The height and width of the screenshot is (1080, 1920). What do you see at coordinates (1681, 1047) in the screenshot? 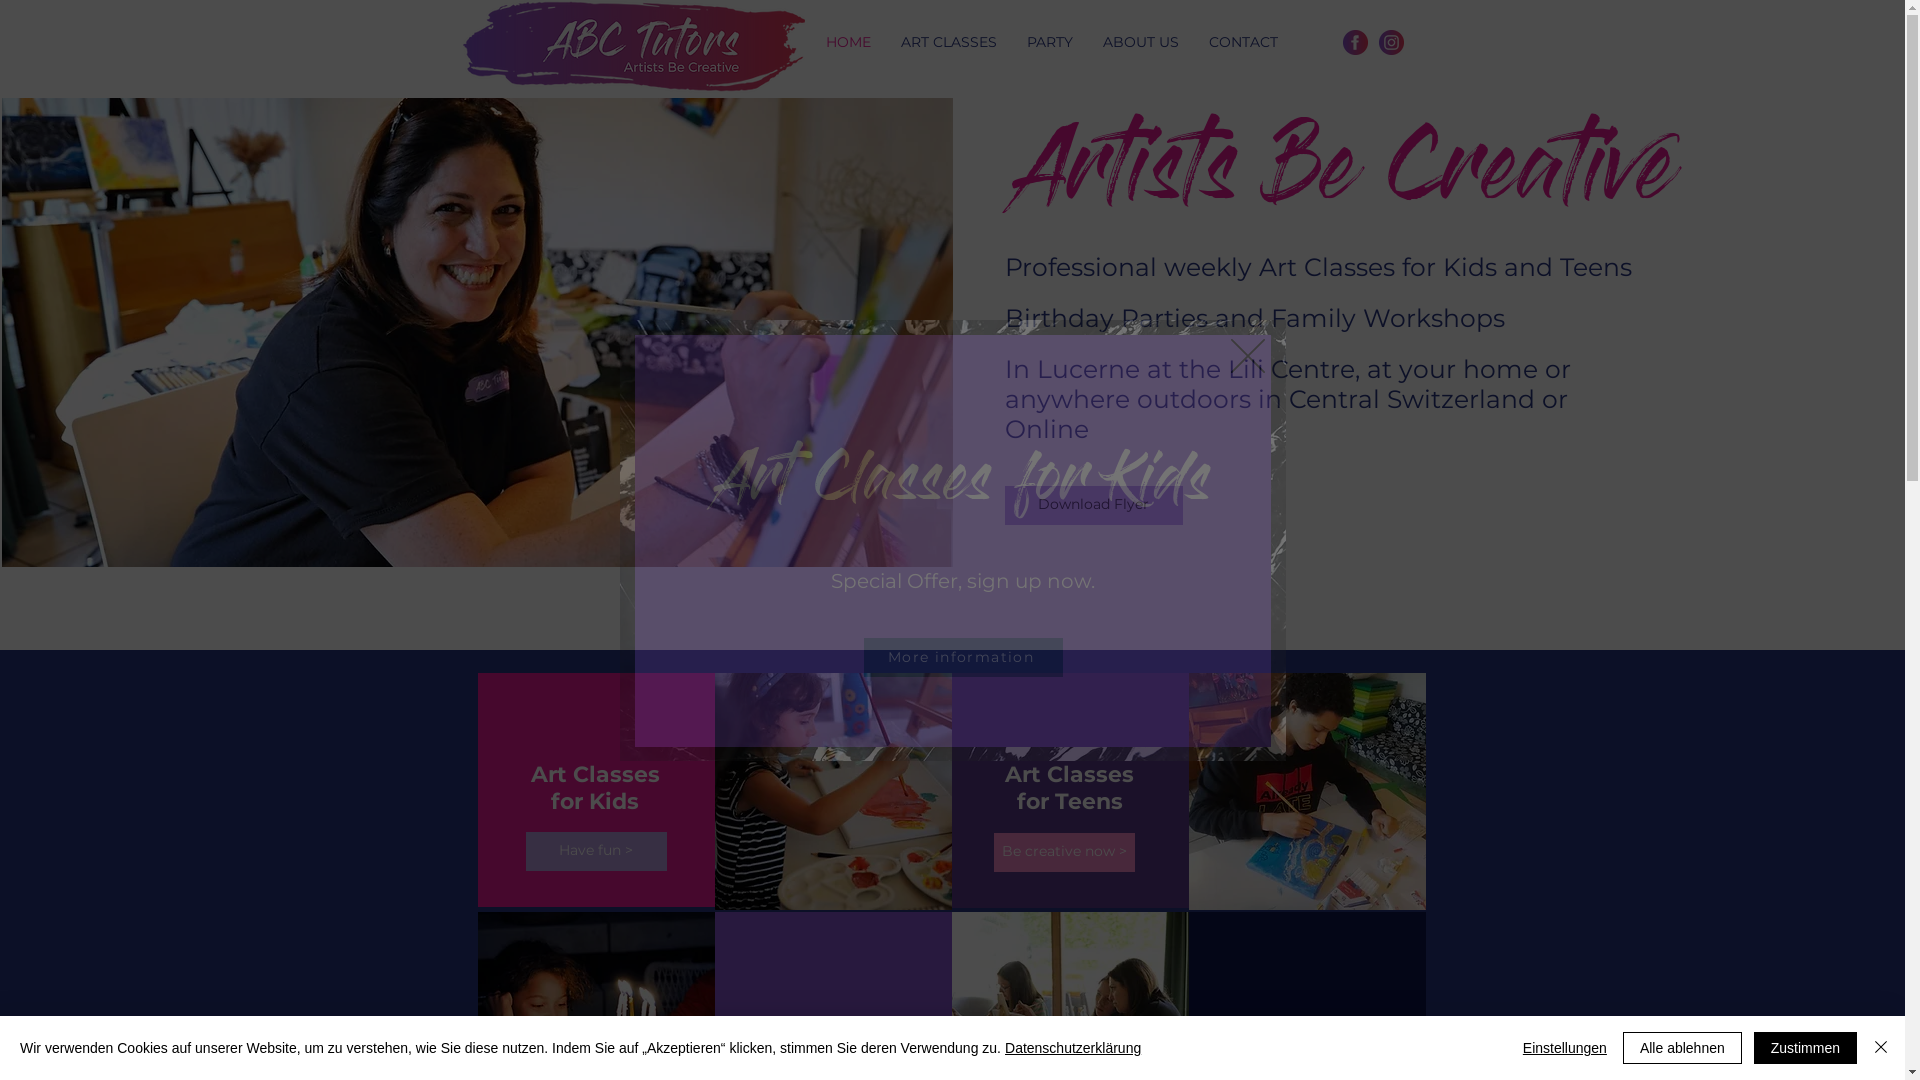
I see `'Alle ablehnen'` at bounding box center [1681, 1047].